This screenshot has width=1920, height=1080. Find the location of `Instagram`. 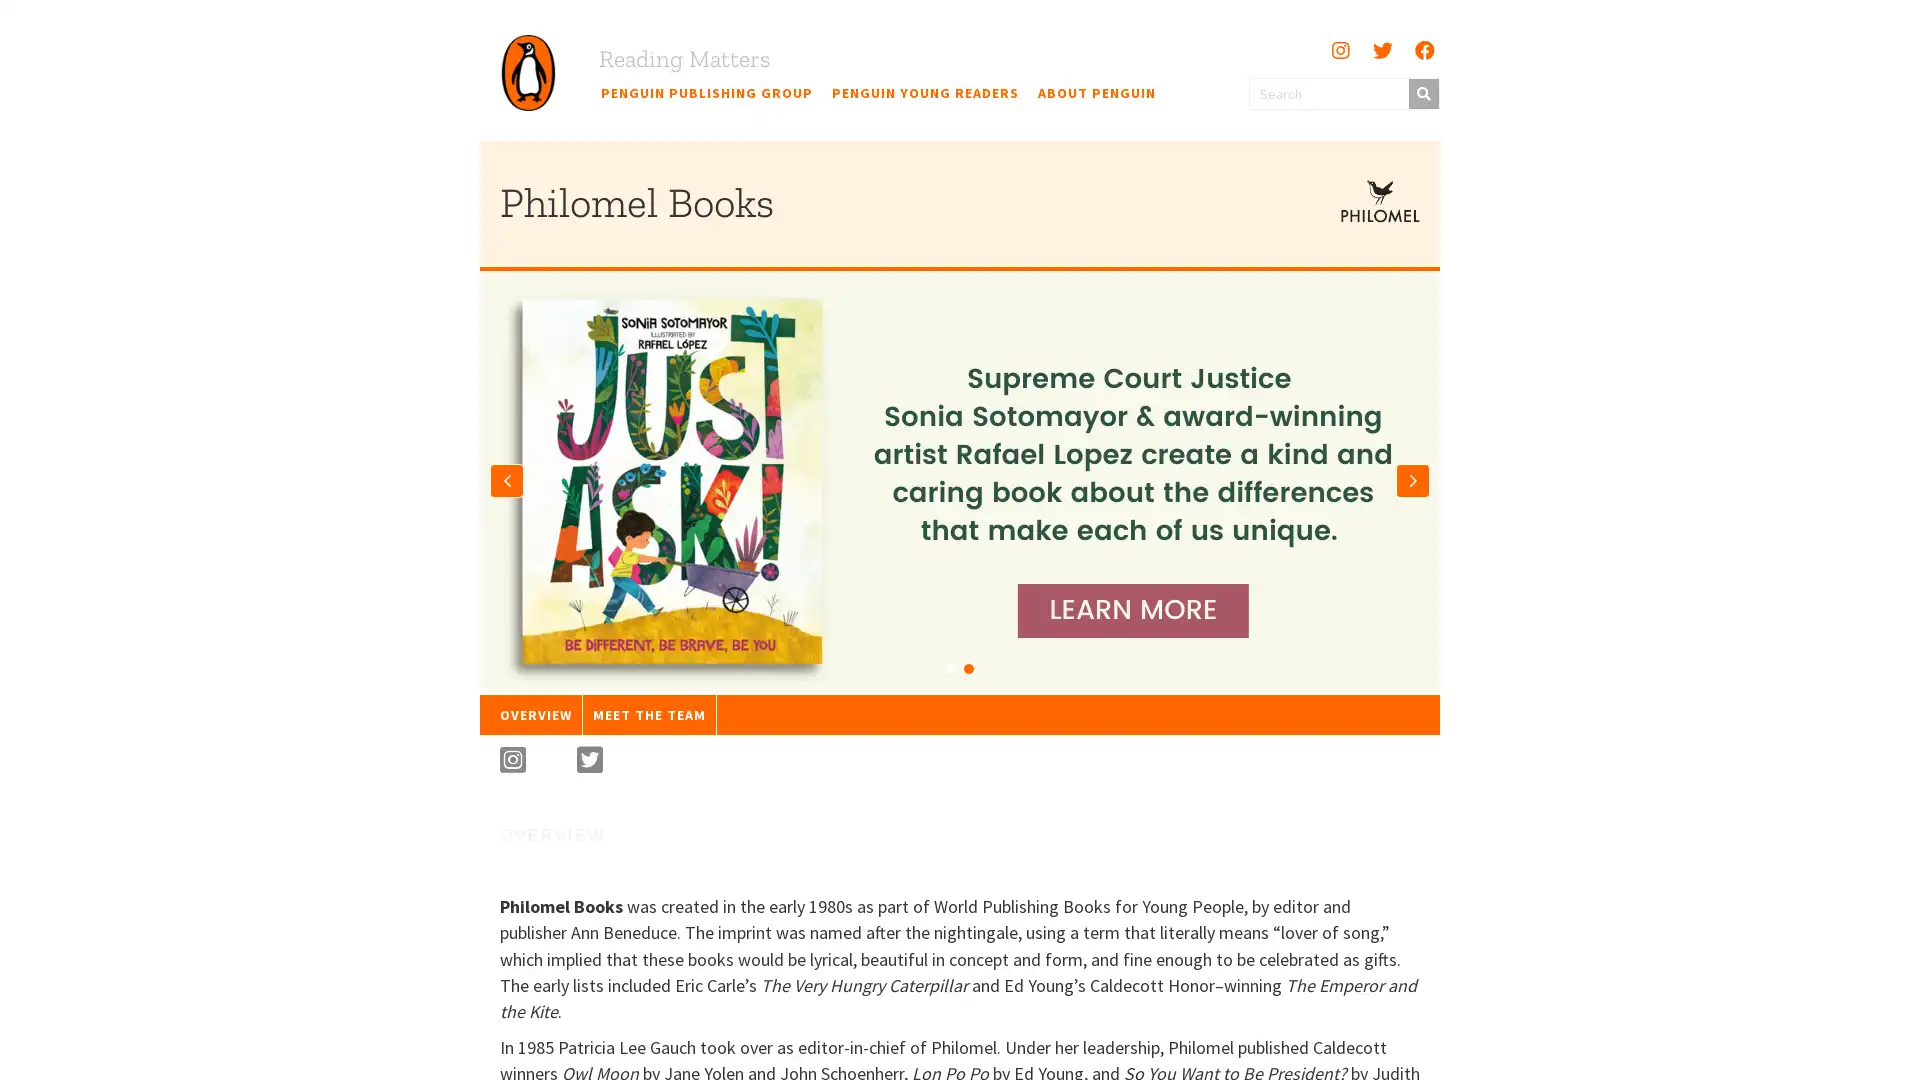

Instagram is located at coordinates (1339, 49).